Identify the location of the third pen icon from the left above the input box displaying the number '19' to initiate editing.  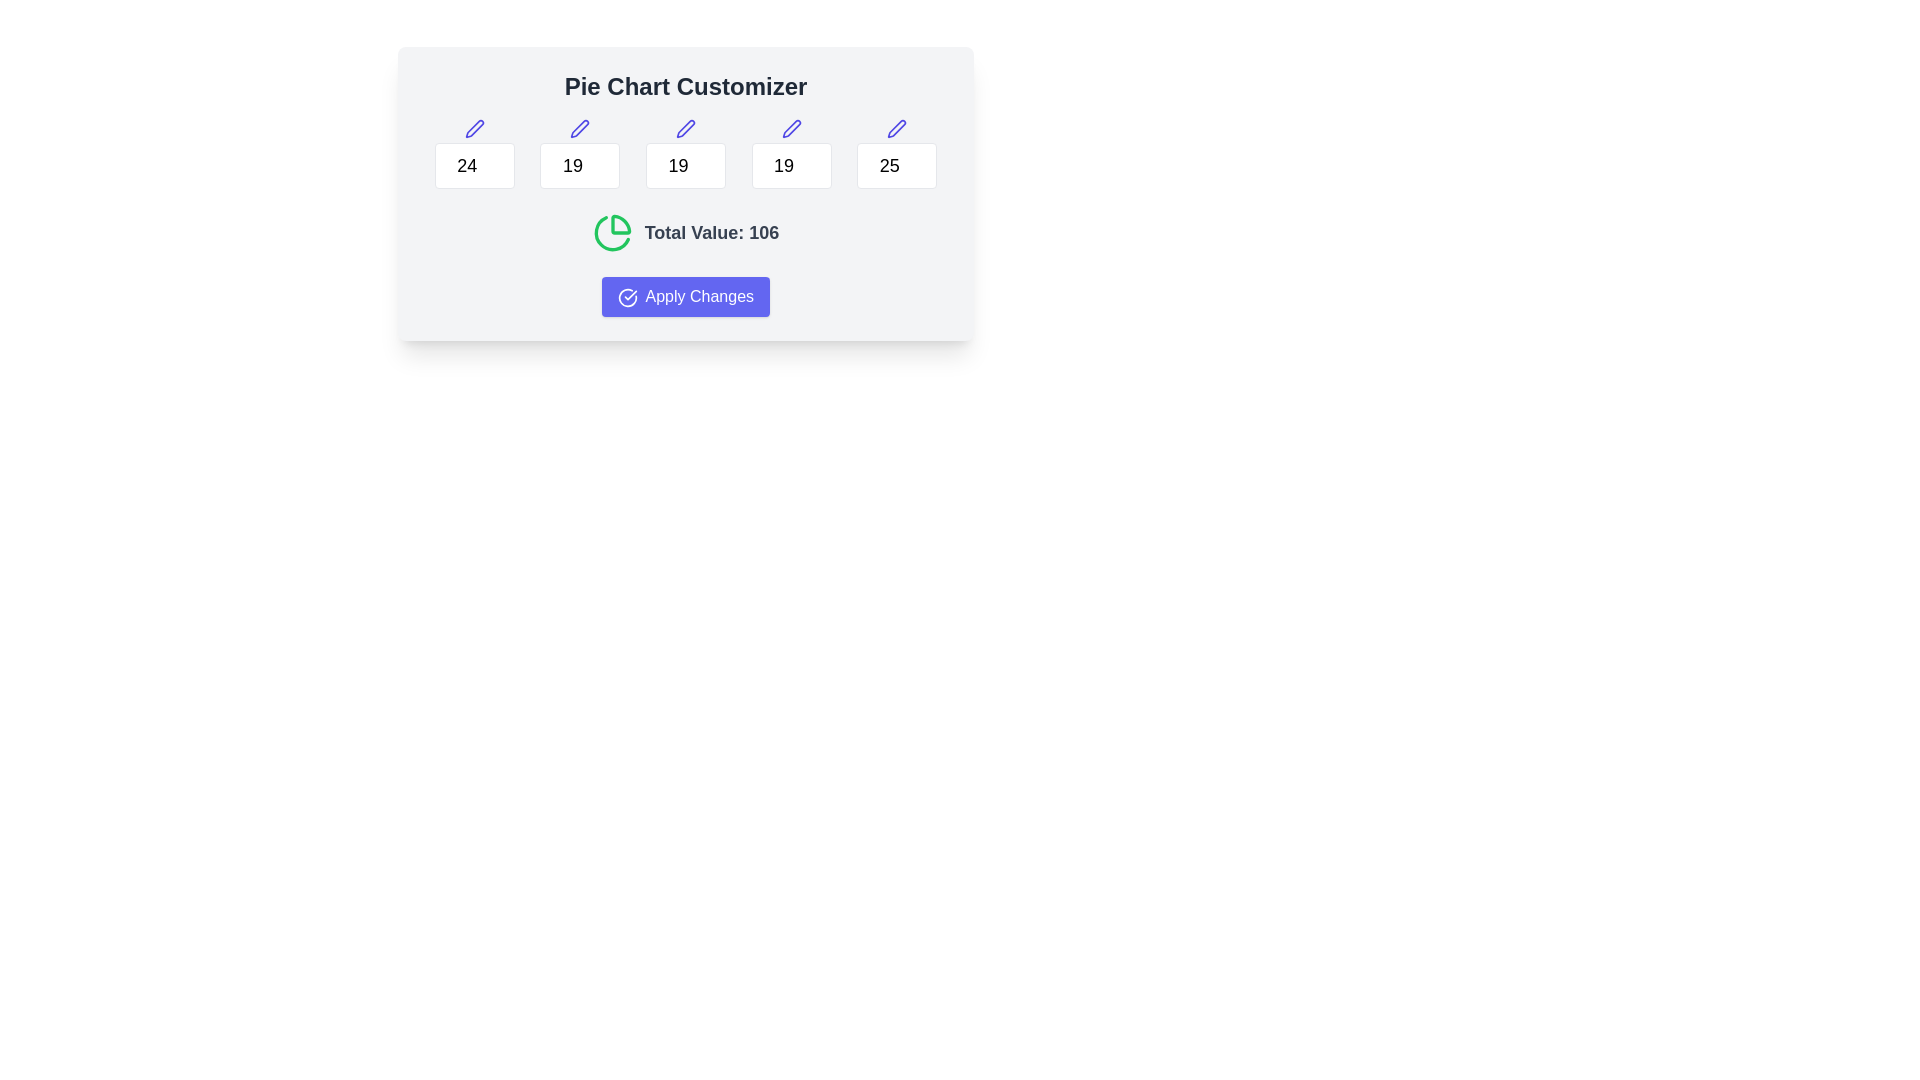
(686, 128).